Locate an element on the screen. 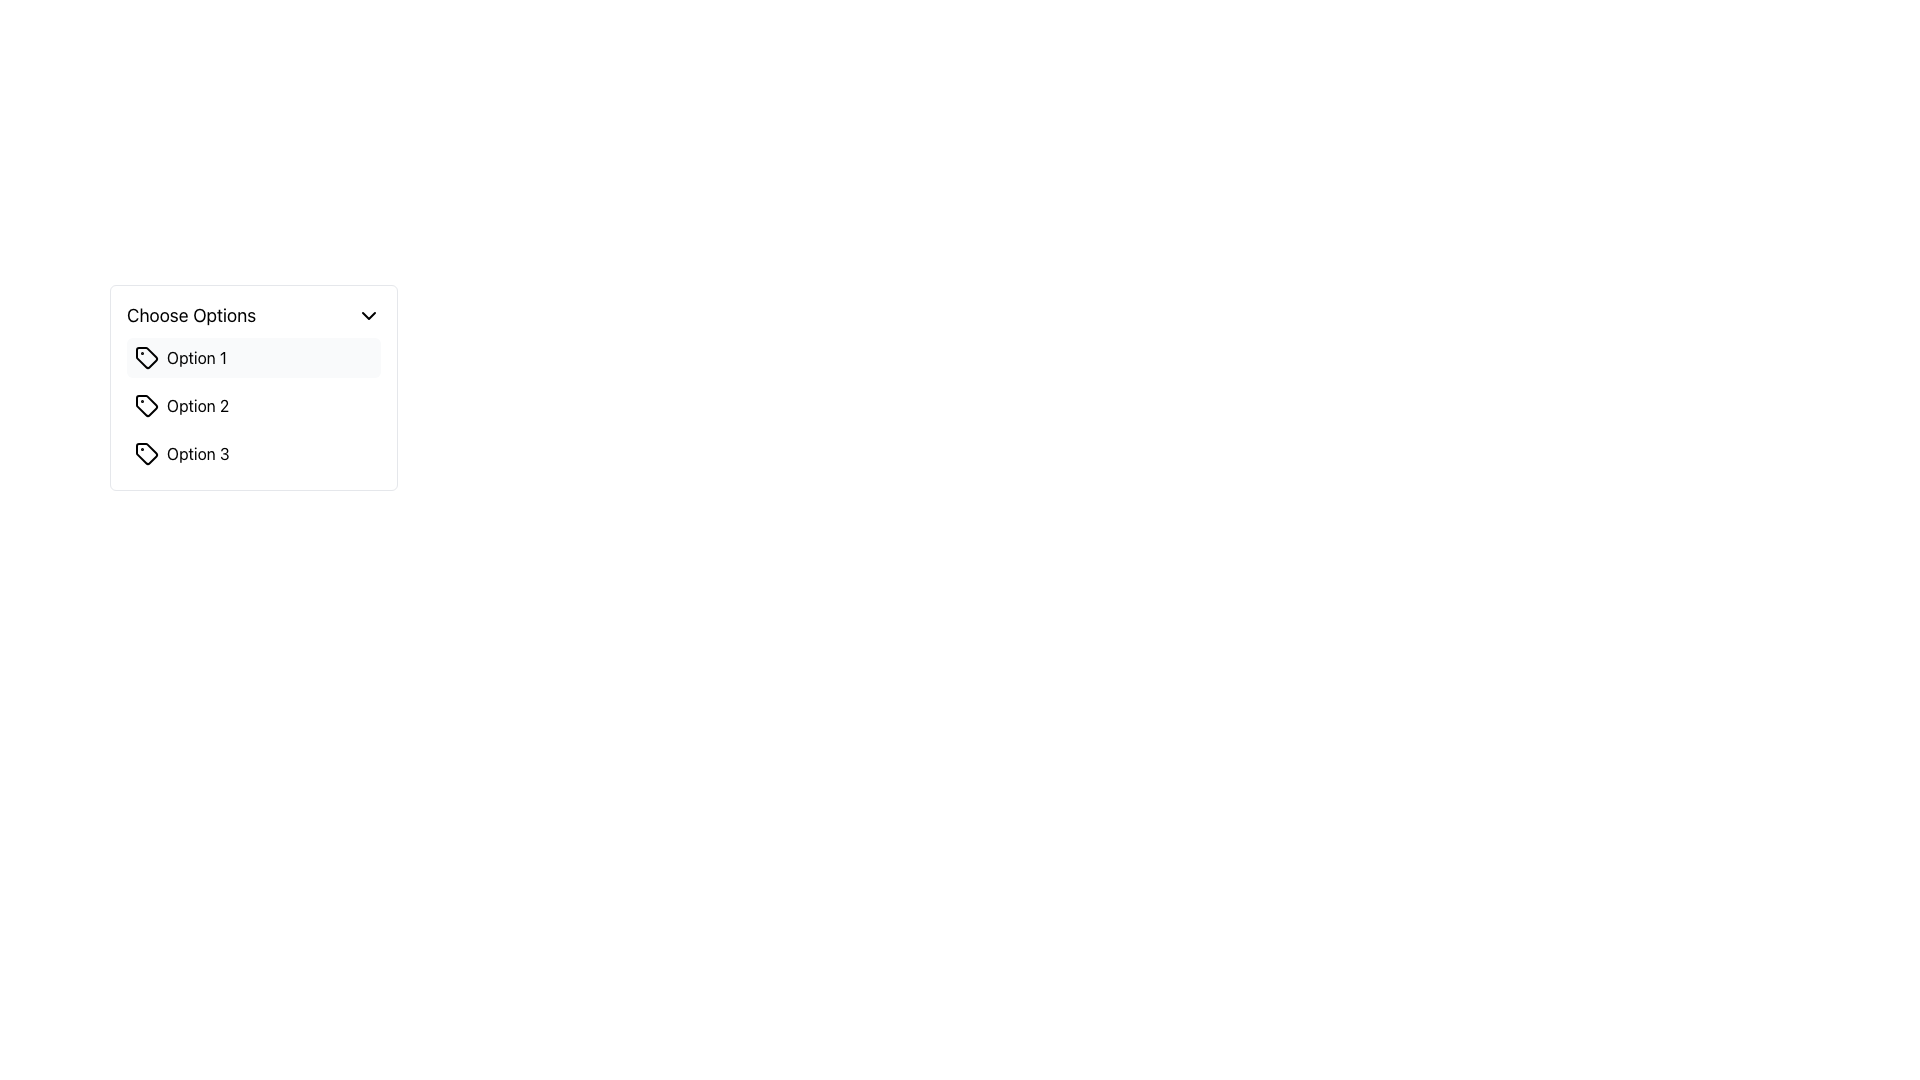 This screenshot has height=1080, width=1920. the tag-like icon located near the left end of the third option labeled 'Option 3' in the dropdown menu is located at coordinates (146, 454).